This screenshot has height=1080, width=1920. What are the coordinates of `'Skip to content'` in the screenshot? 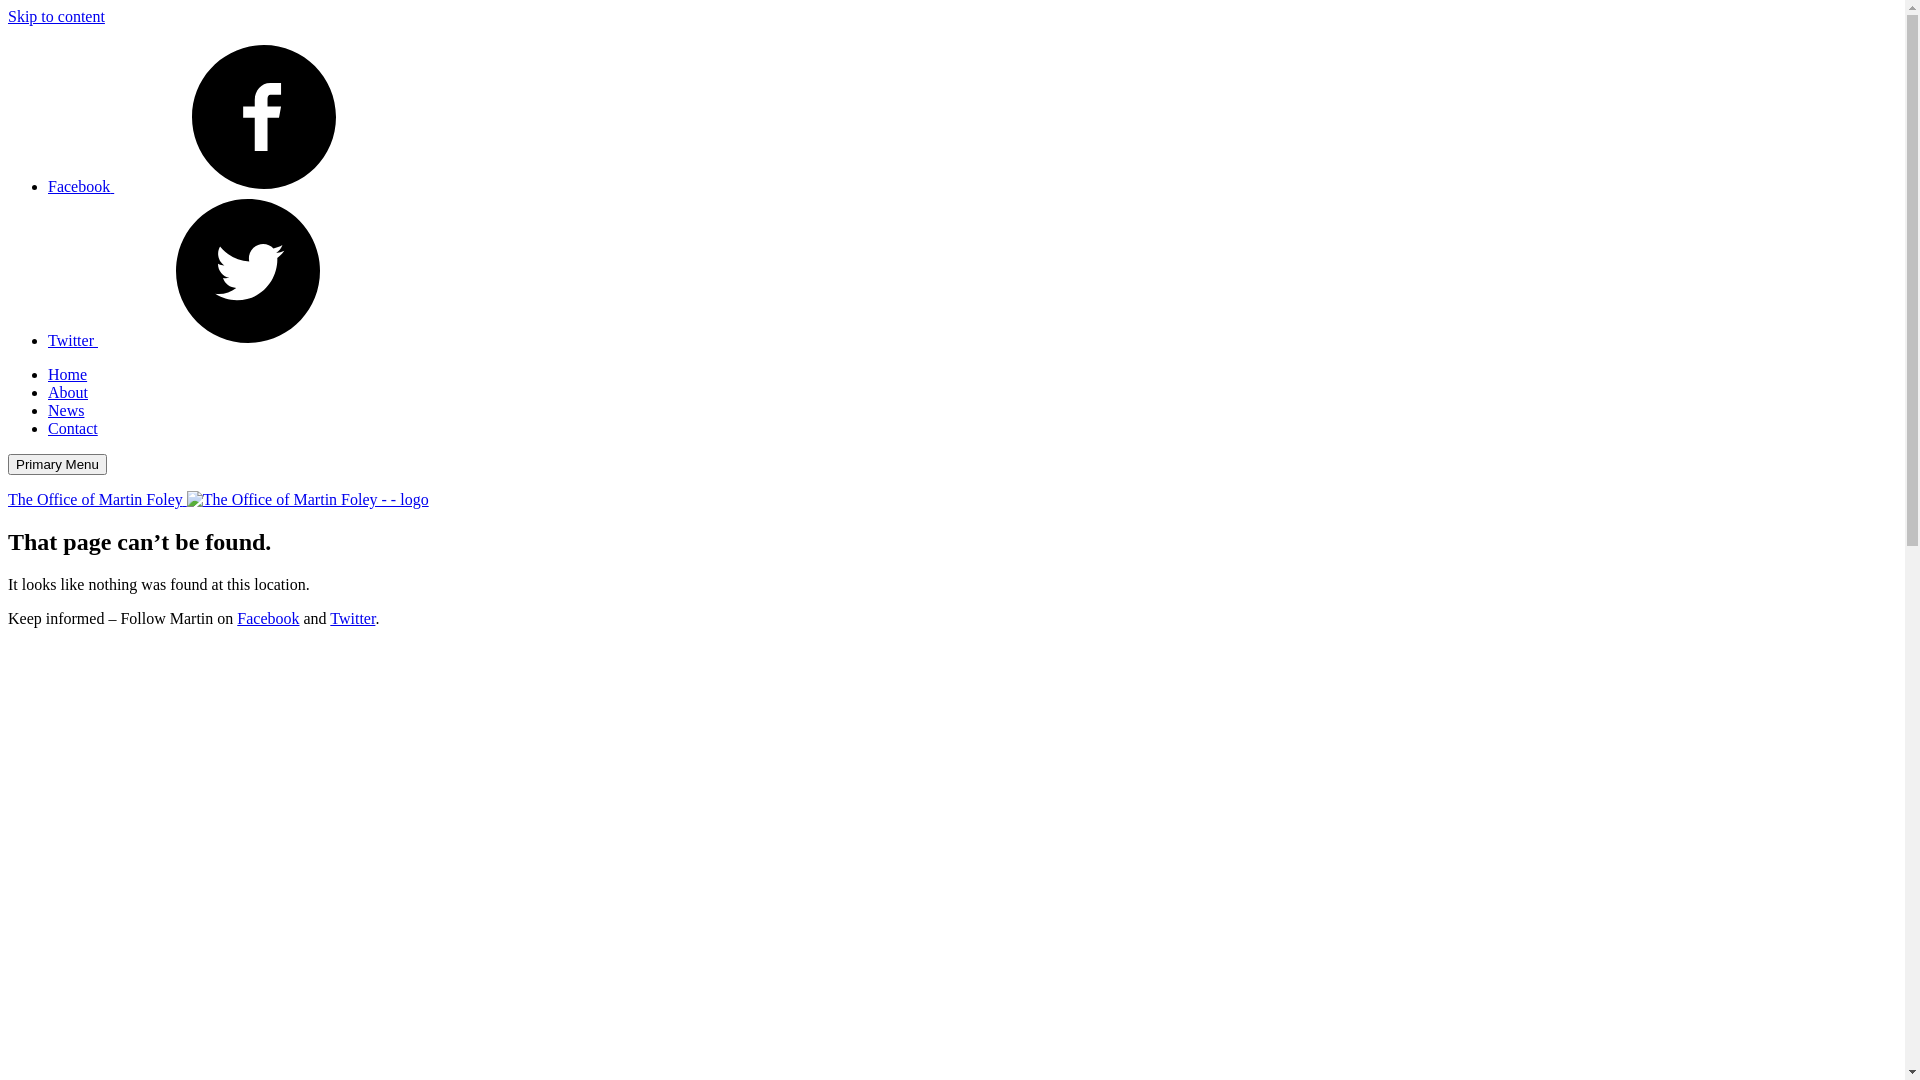 It's located at (56, 16).